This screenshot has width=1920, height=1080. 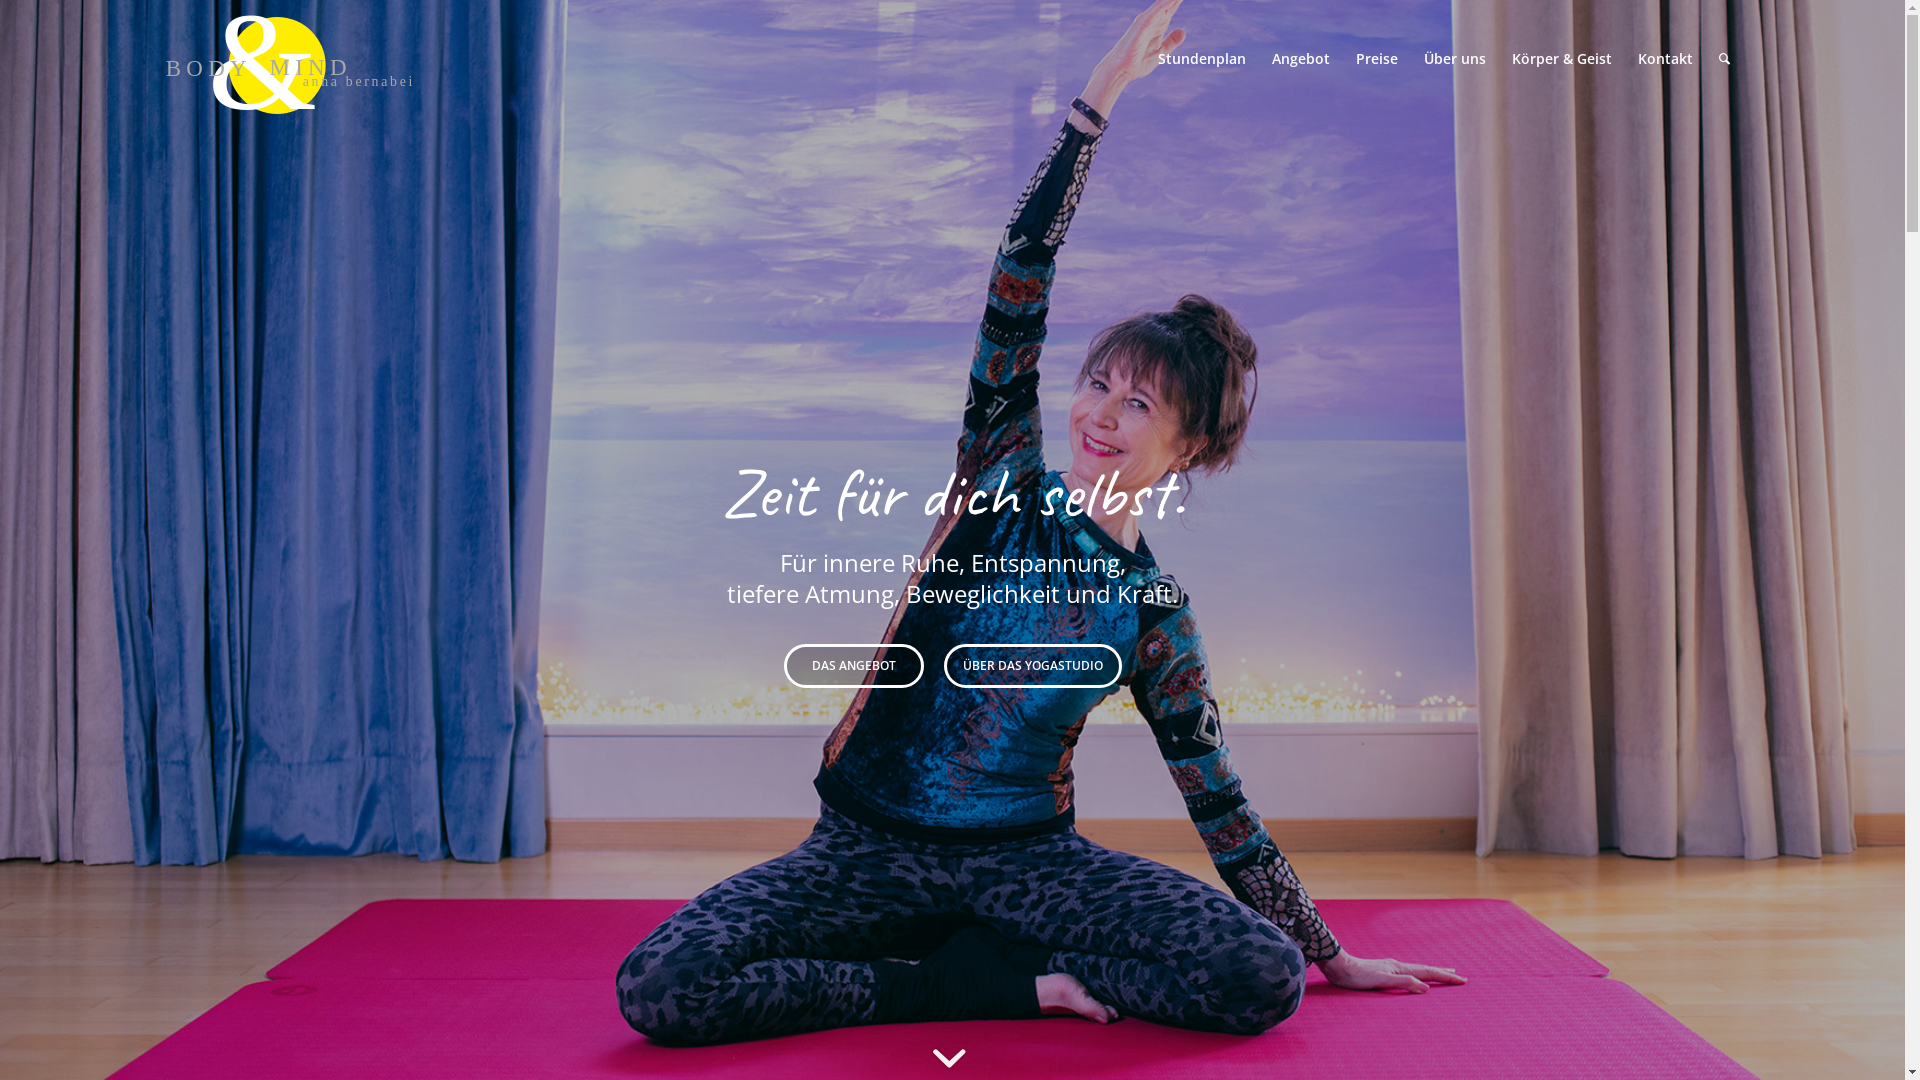 I want to click on 'Kontakt', so click(x=1664, y=57).